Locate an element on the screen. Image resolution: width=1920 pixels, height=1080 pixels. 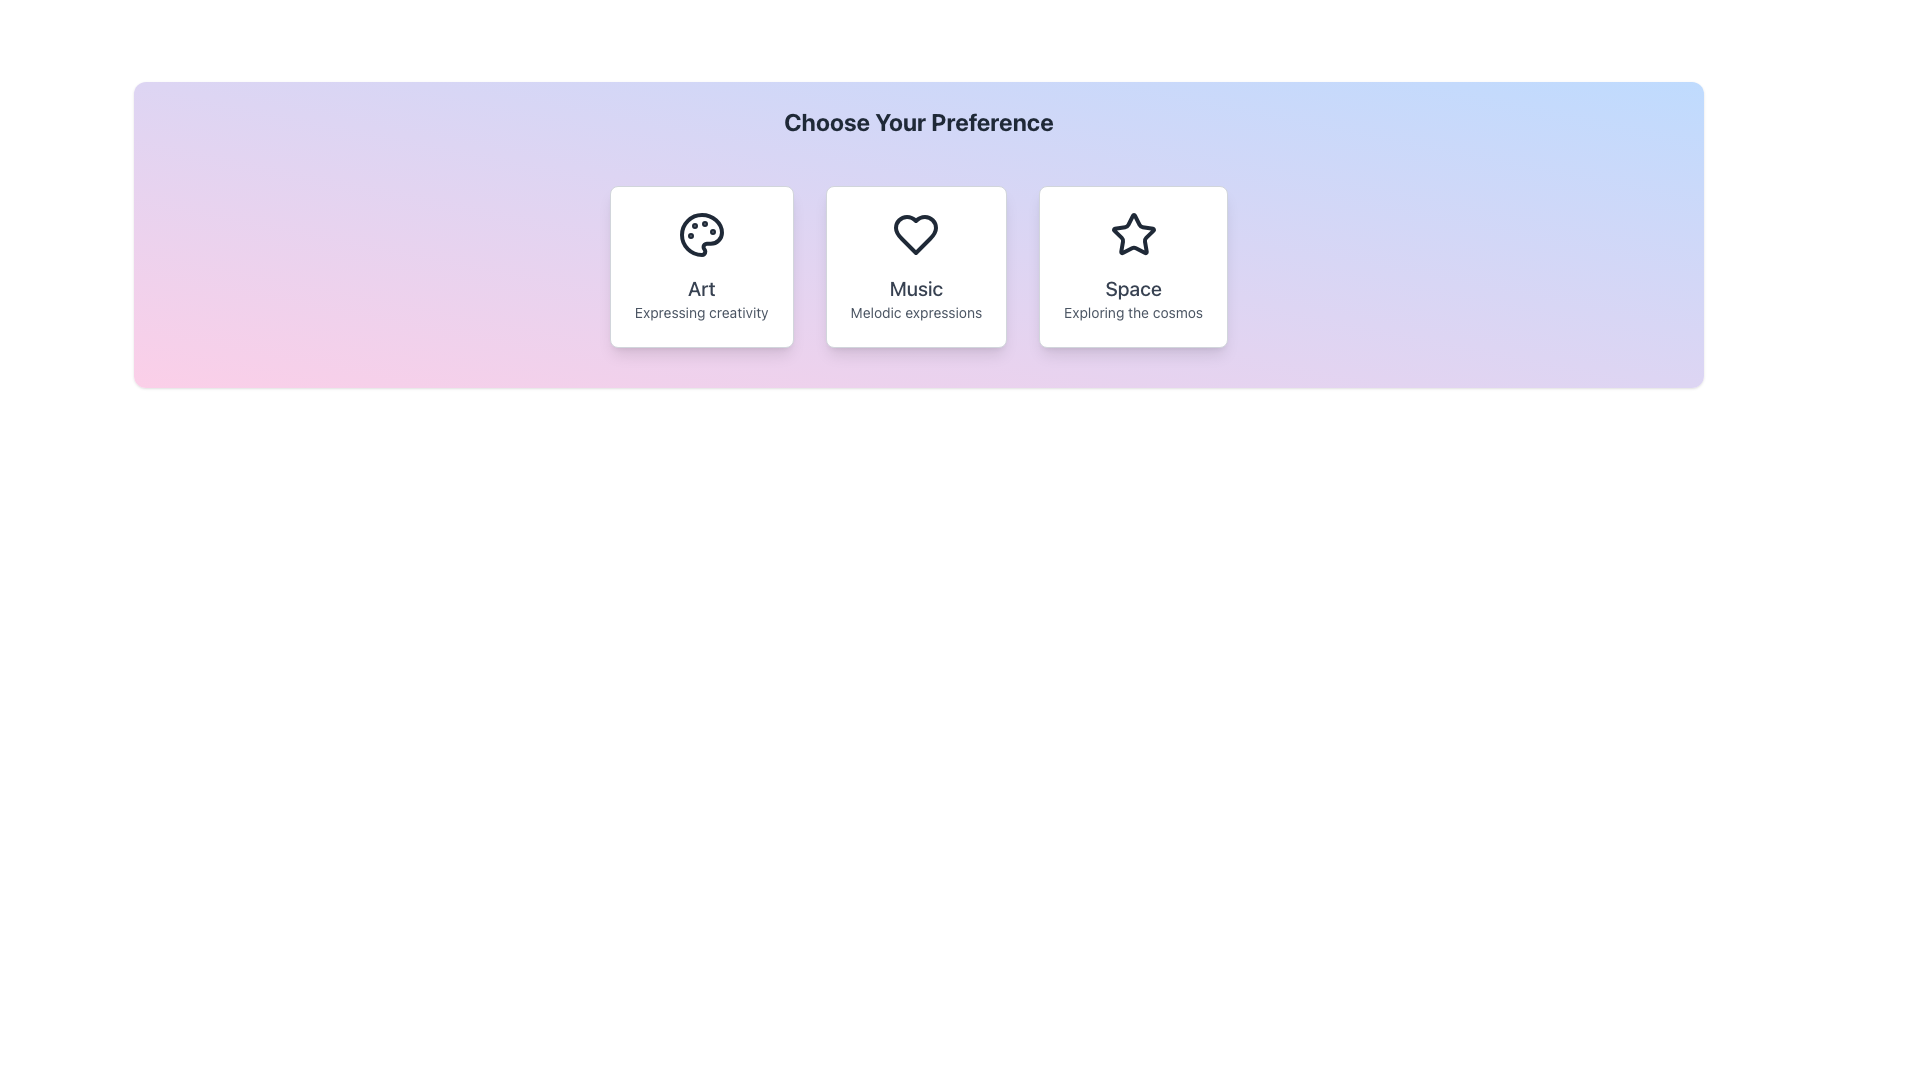
the vector graphic icon resembling a palette, located under the 'Art' label, to choose the preference is located at coordinates (701, 234).